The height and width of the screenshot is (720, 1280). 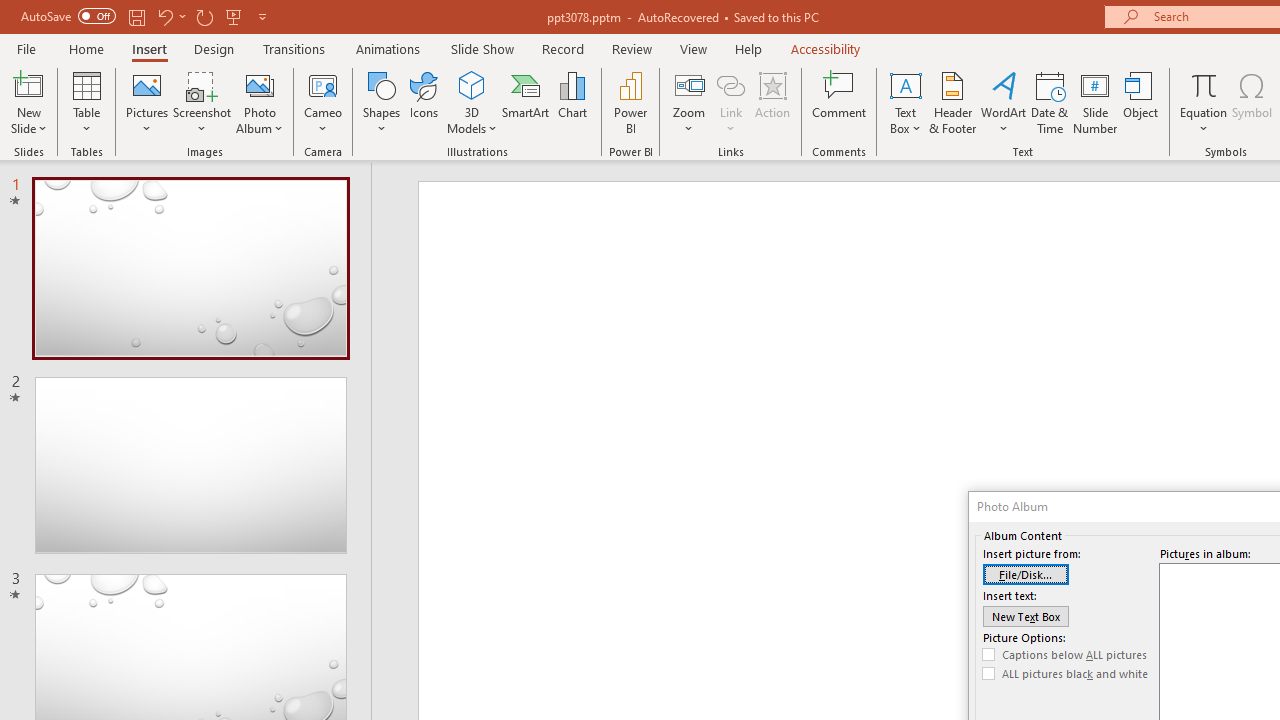 I want to click on 'Link', so click(x=730, y=103).